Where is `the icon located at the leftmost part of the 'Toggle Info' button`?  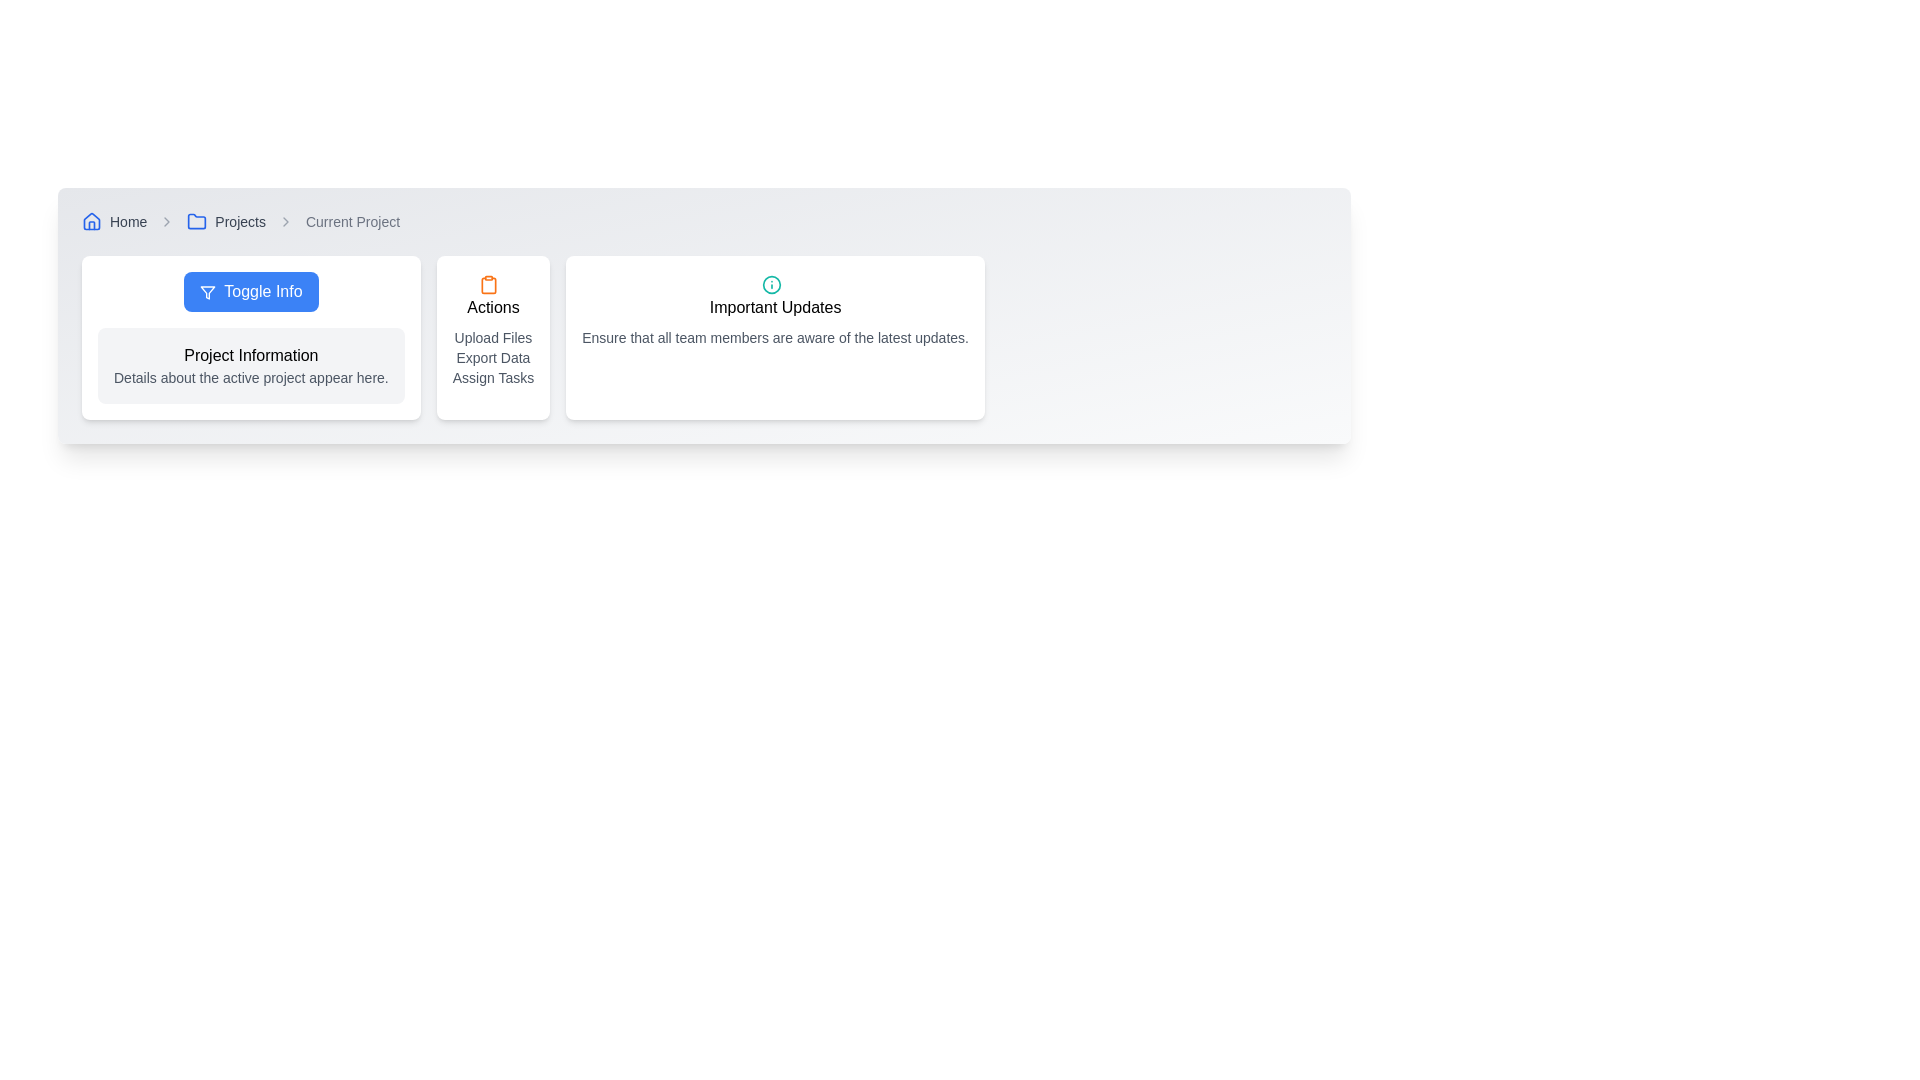
the icon located at the leftmost part of the 'Toggle Info' button is located at coordinates (208, 292).